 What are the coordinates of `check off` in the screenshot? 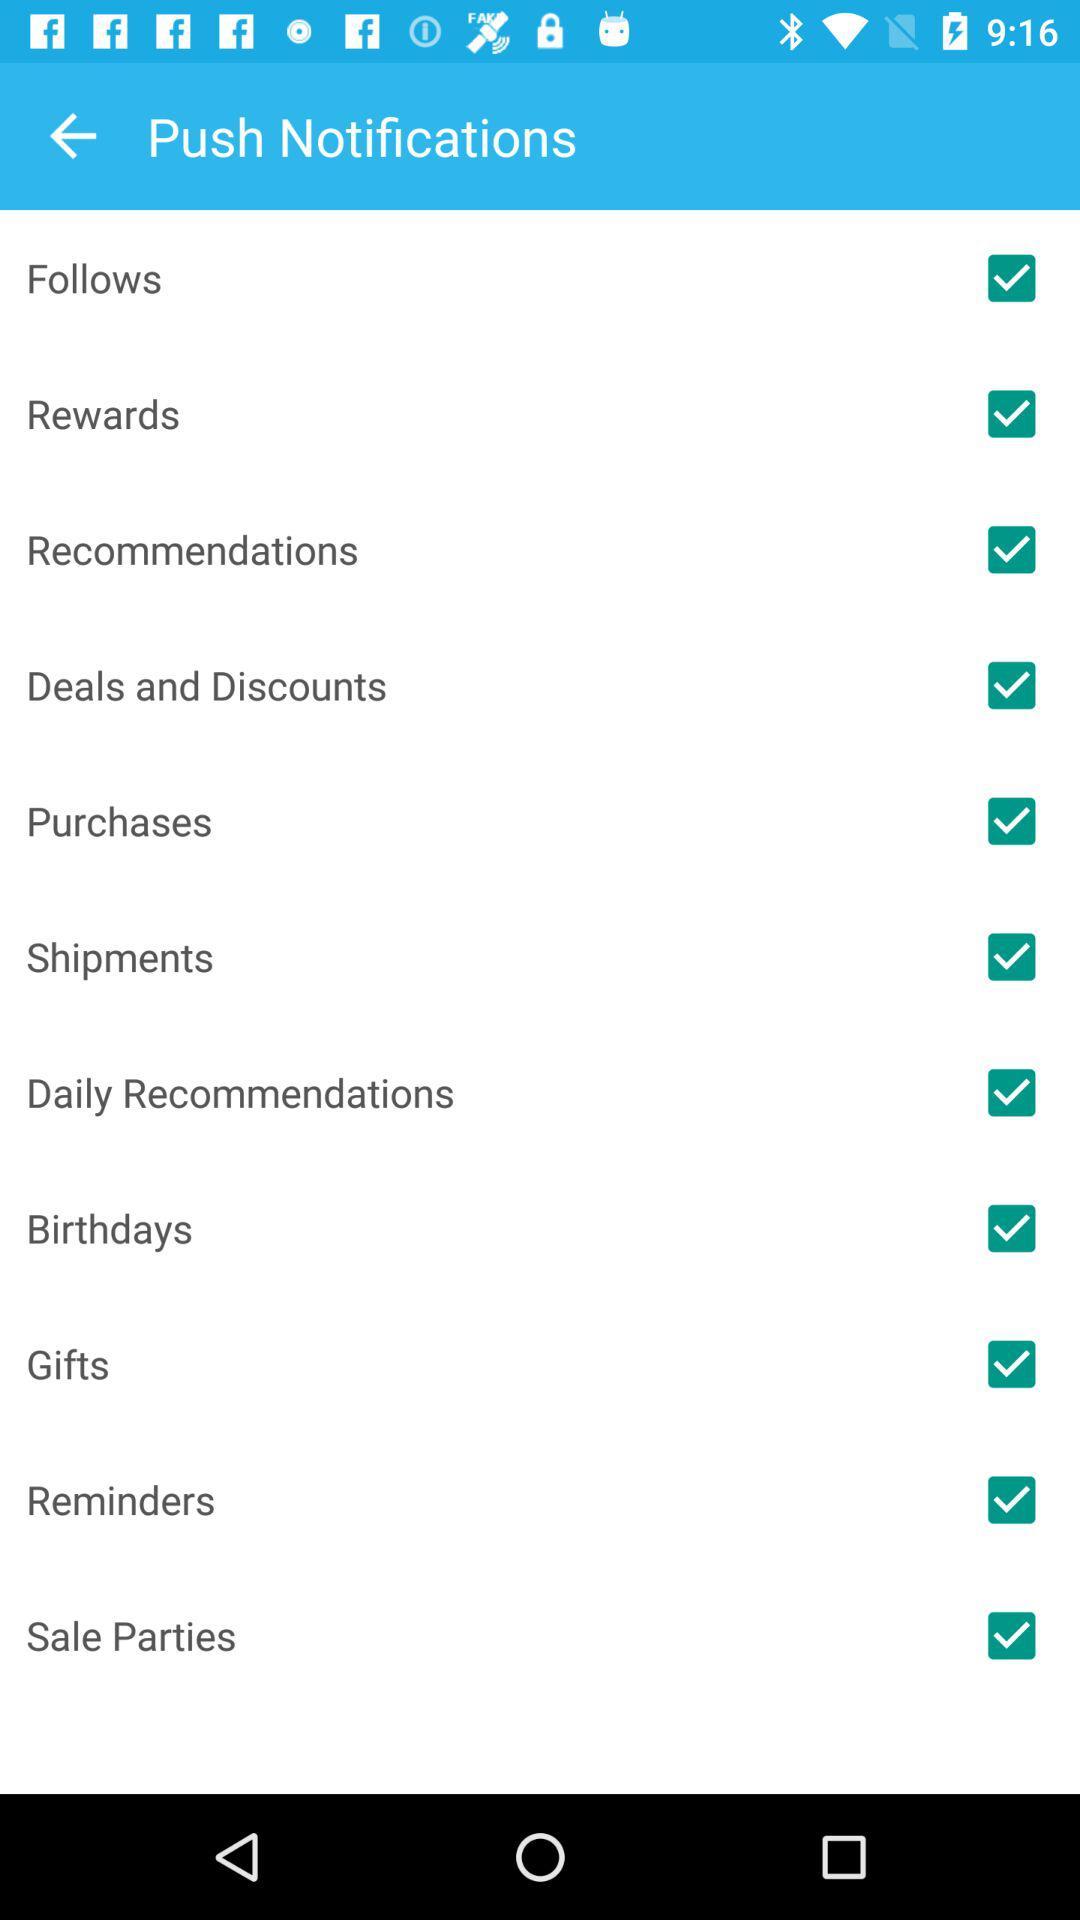 It's located at (1011, 549).